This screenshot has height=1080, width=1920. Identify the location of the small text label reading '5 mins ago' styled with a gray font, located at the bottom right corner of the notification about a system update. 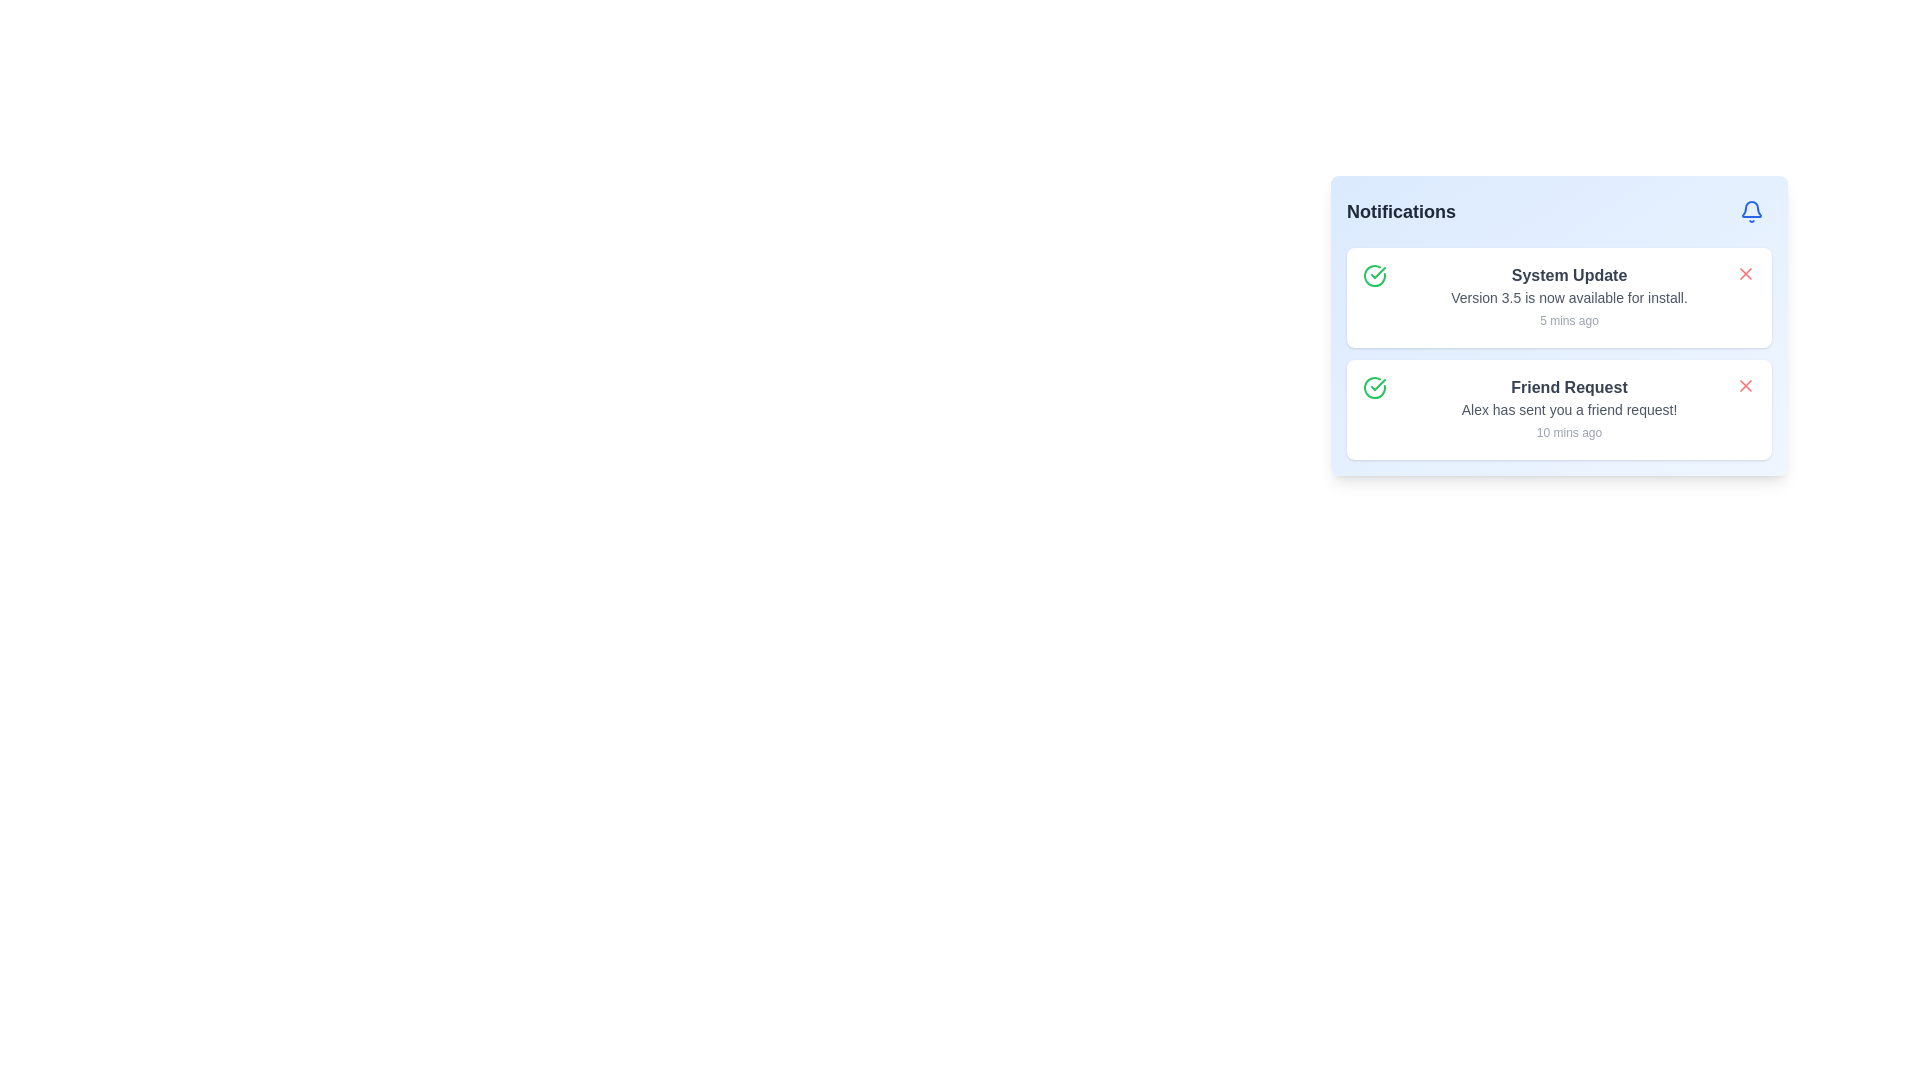
(1568, 319).